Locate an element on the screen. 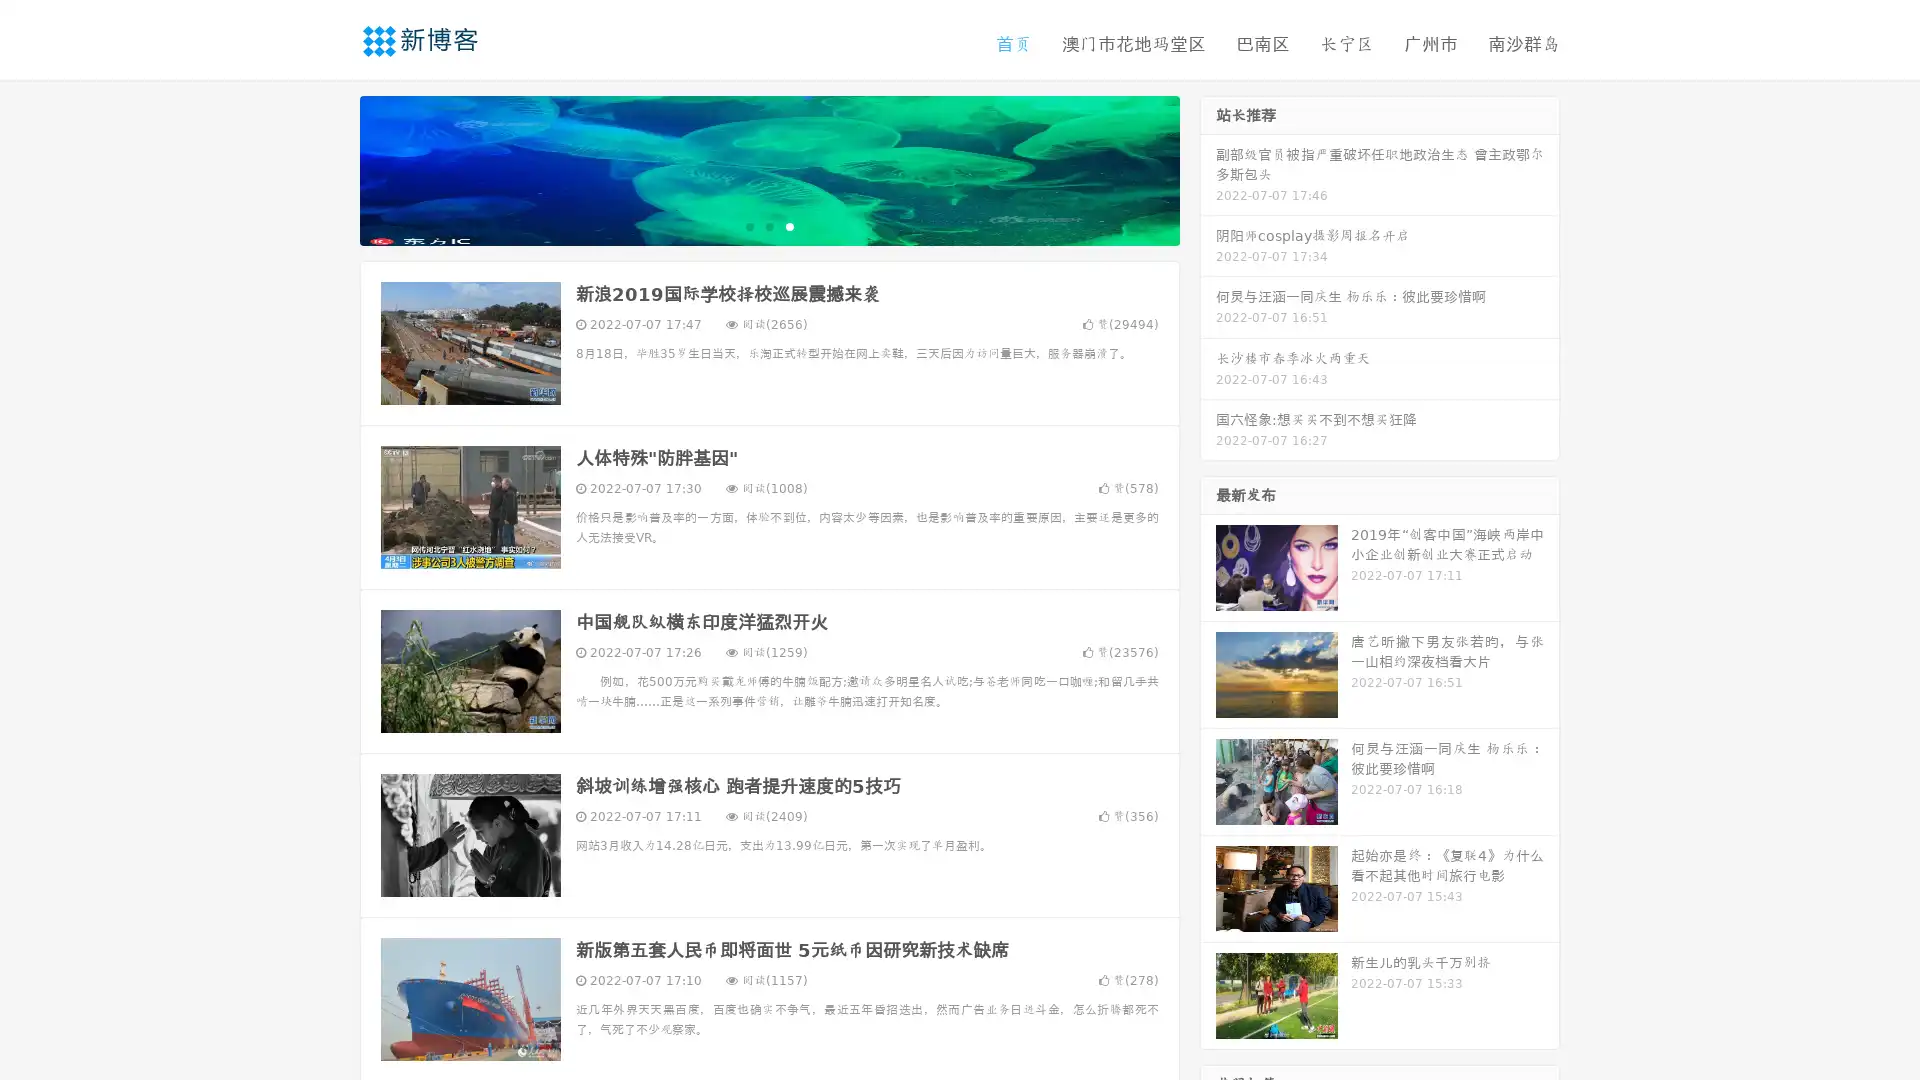  Go to slide 3 is located at coordinates (789, 225).